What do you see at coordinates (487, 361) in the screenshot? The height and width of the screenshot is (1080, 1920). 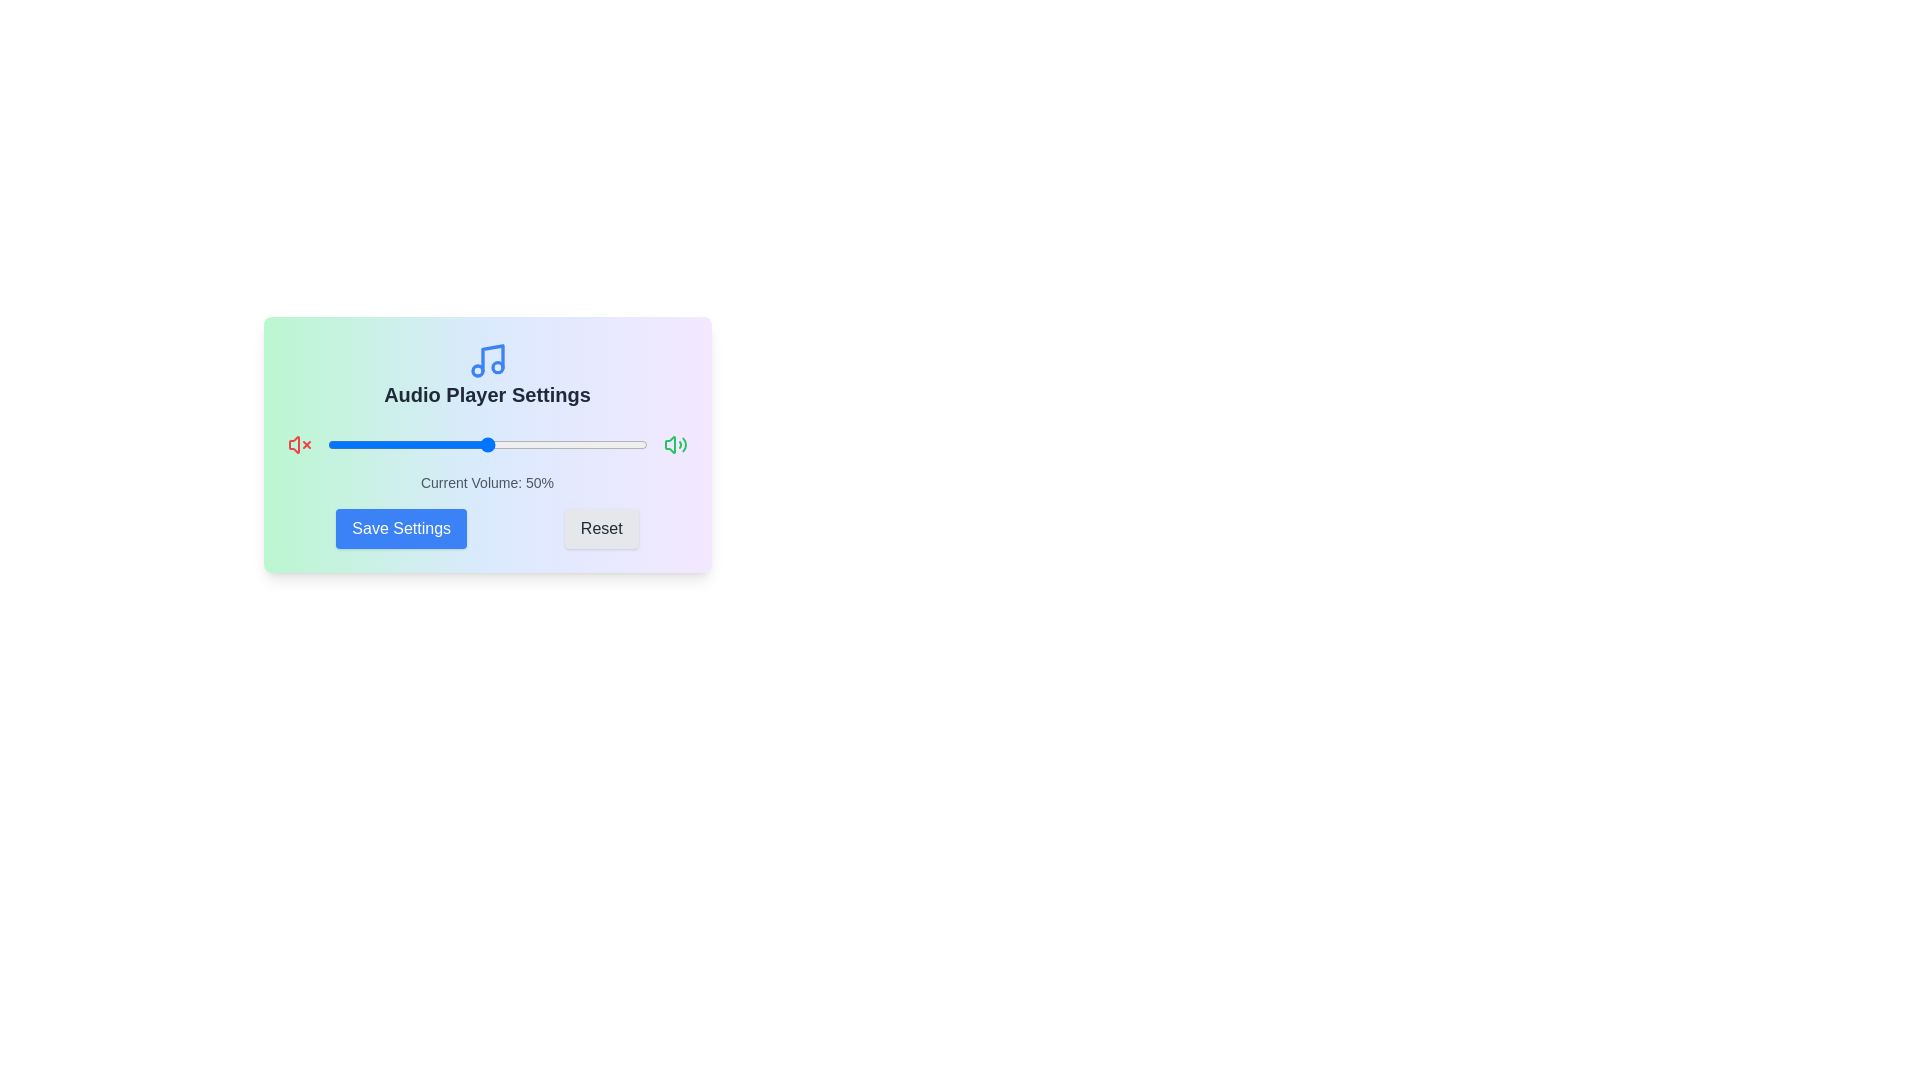 I see `the blue musical note icon located above the 'Audio Player Settings' text` at bounding box center [487, 361].